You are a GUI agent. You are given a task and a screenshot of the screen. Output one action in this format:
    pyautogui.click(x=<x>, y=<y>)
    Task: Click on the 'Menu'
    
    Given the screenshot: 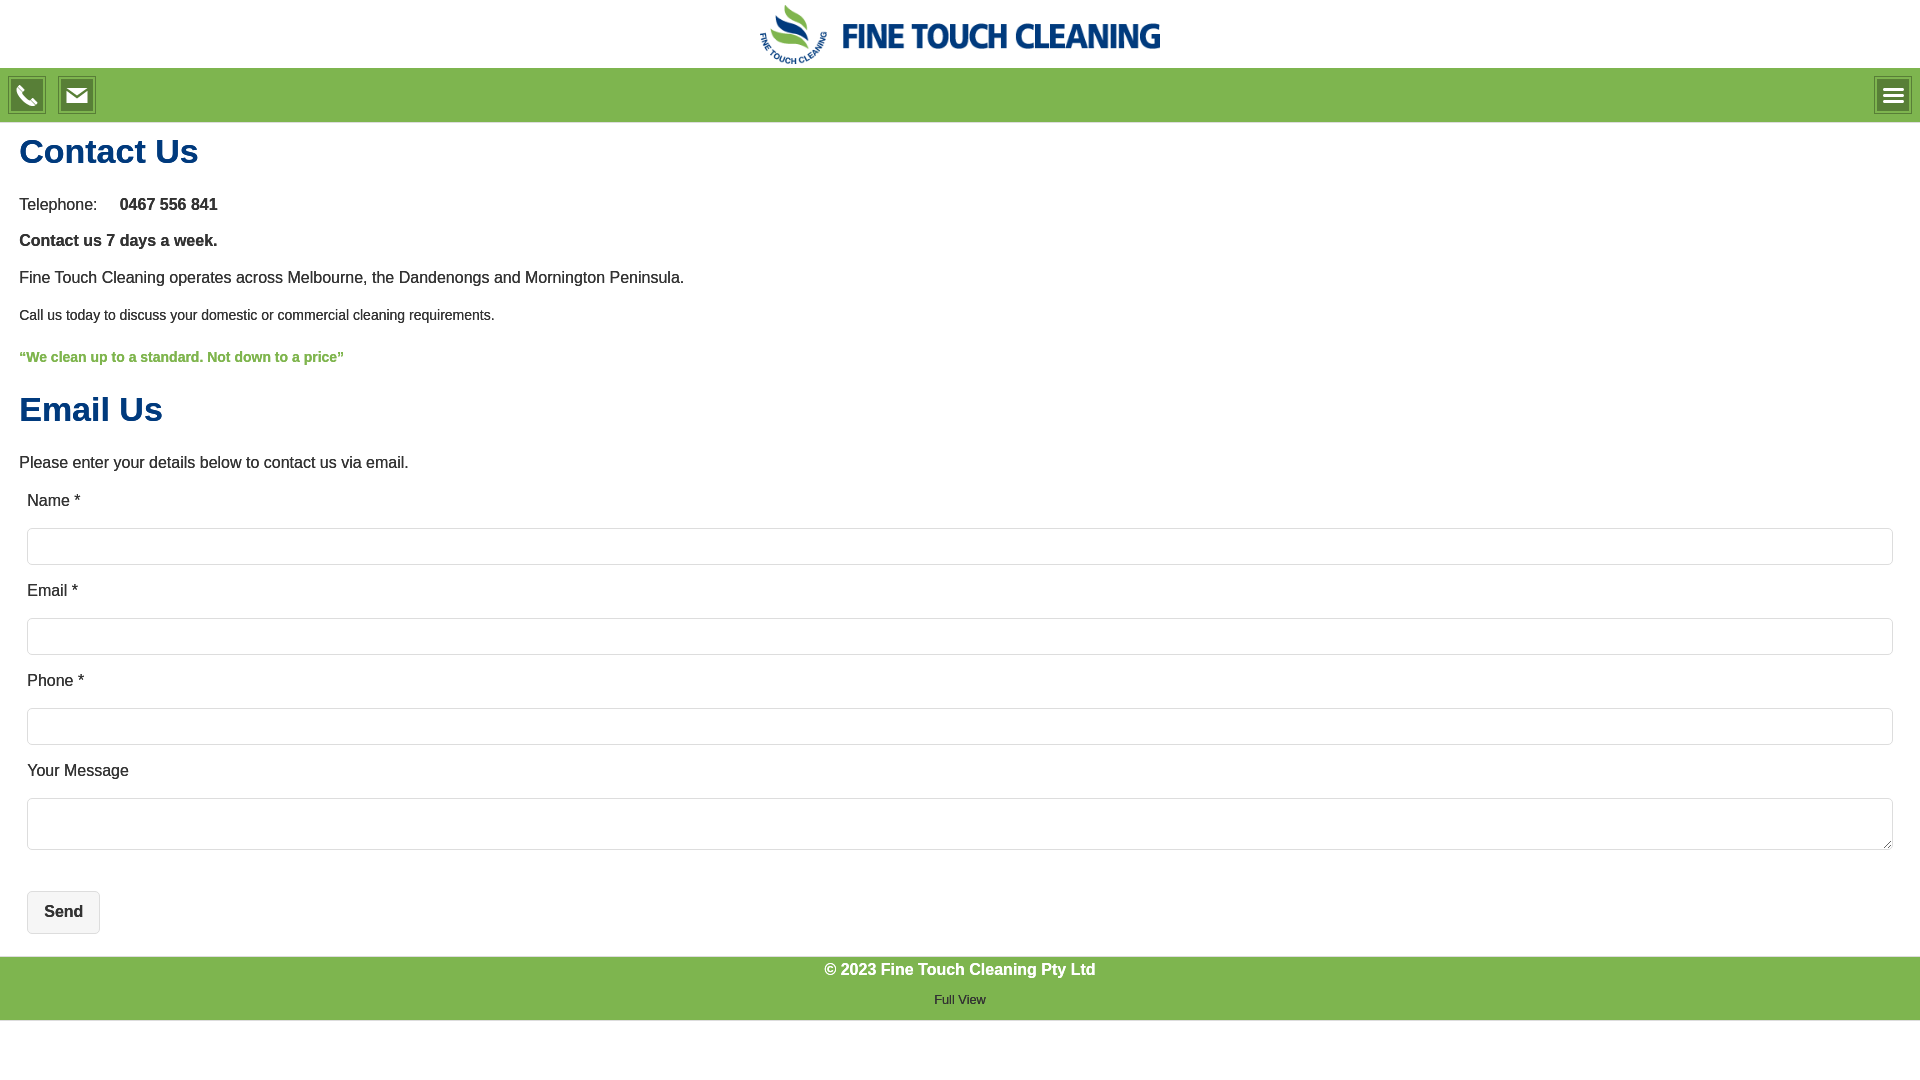 What is the action you would take?
    pyautogui.click(x=1891, y=95)
    